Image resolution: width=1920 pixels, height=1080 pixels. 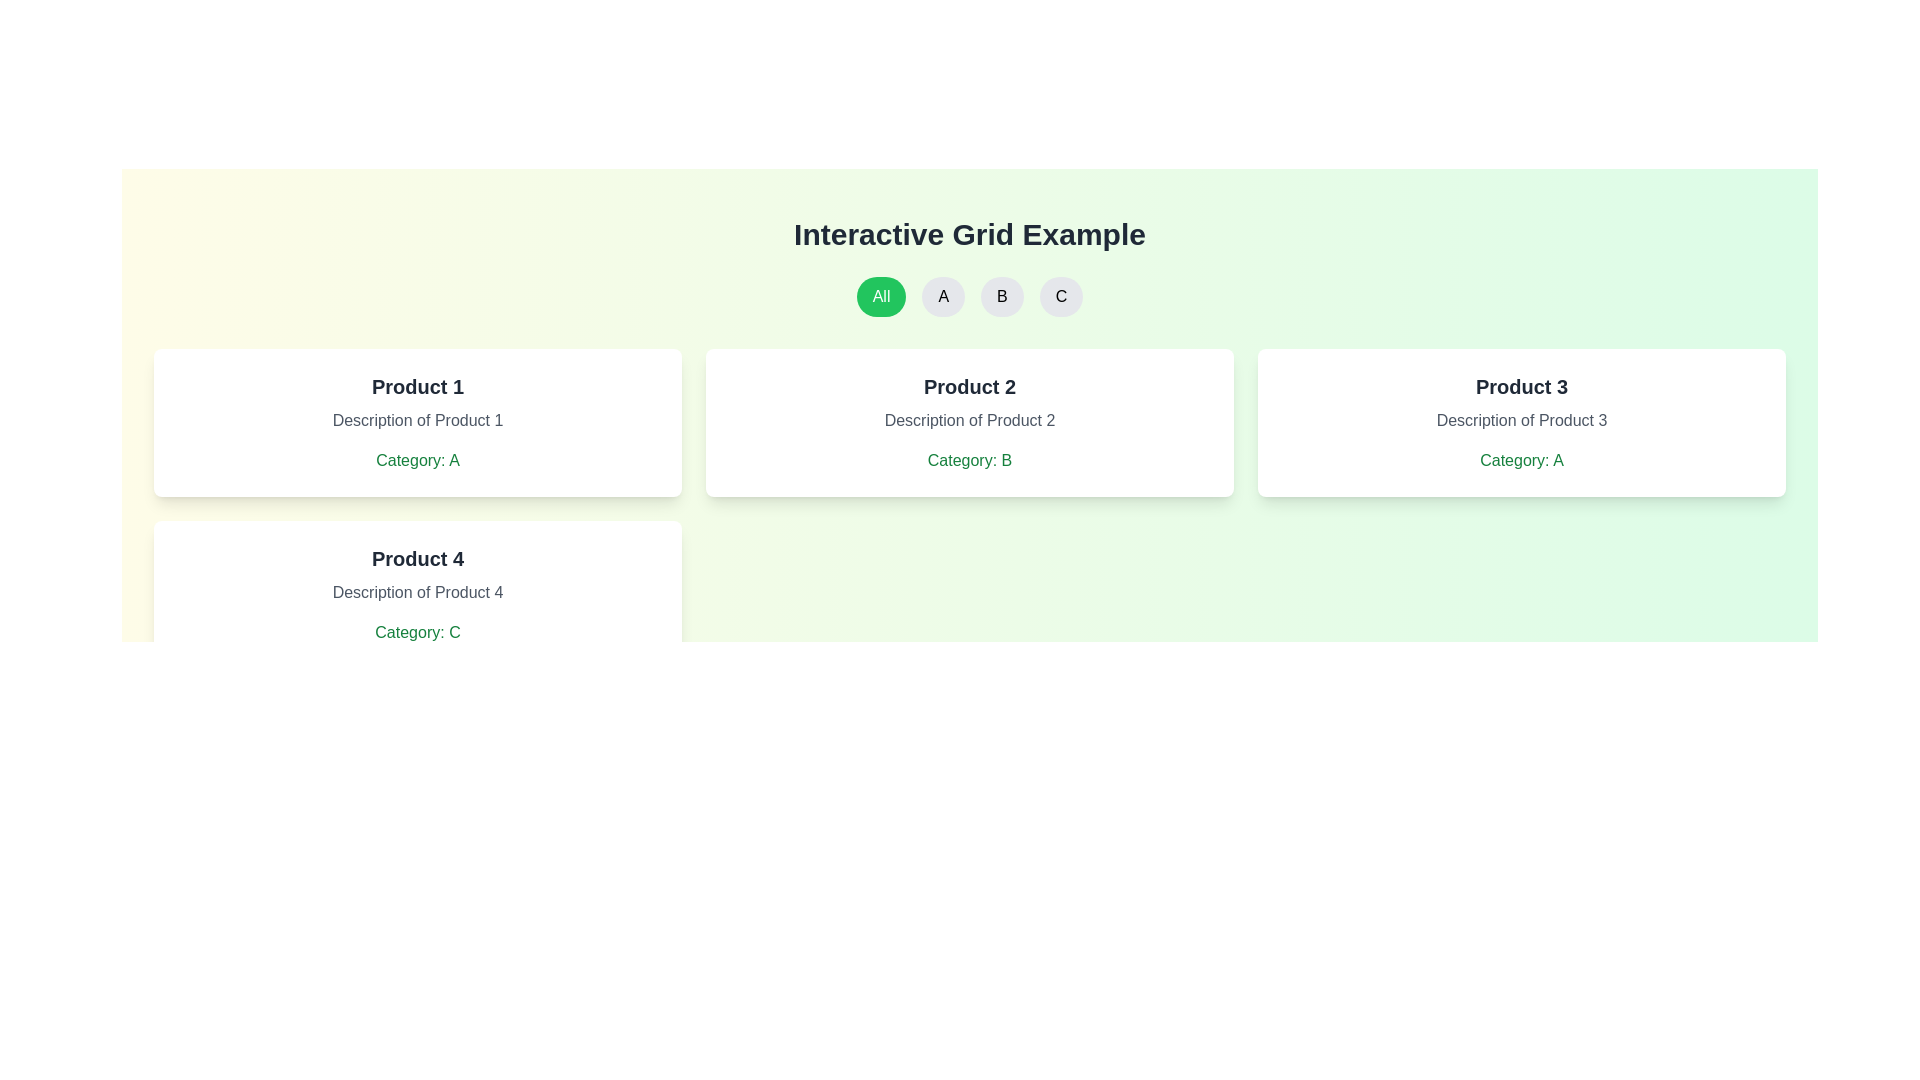 What do you see at coordinates (1002, 297) in the screenshot?
I see `the button labeled 'B'` at bounding box center [1002, 297].